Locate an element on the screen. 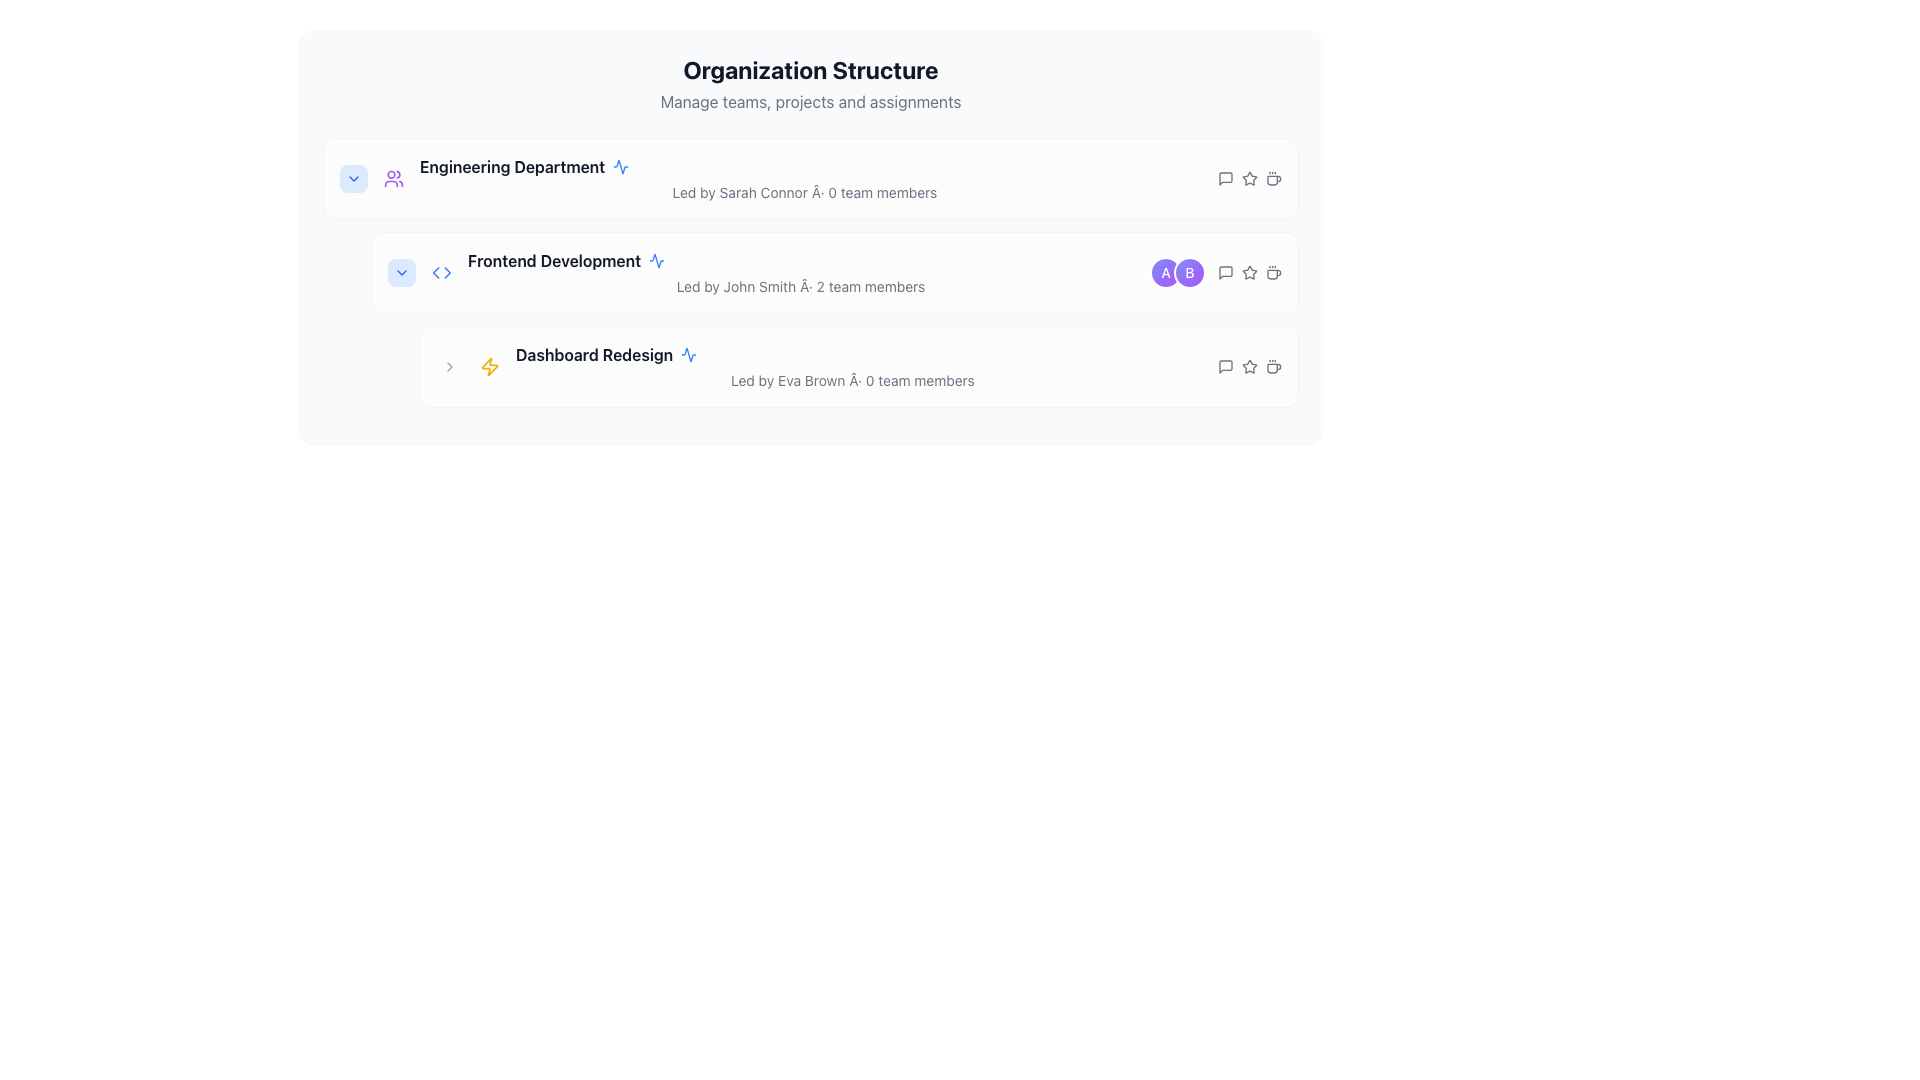 Image resolution: width=1920 pixels, height=1080 pixels. the coffee mug icon located in the third row, far right is located at coordinates (1273, 368).